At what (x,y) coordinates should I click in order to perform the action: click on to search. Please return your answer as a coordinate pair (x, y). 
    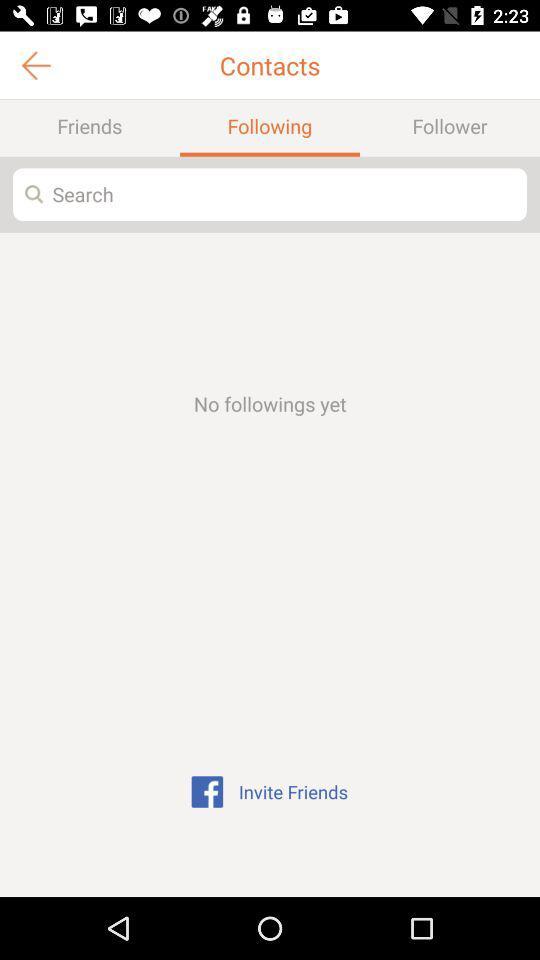
    Looking at the image, I should click on (270, 194).